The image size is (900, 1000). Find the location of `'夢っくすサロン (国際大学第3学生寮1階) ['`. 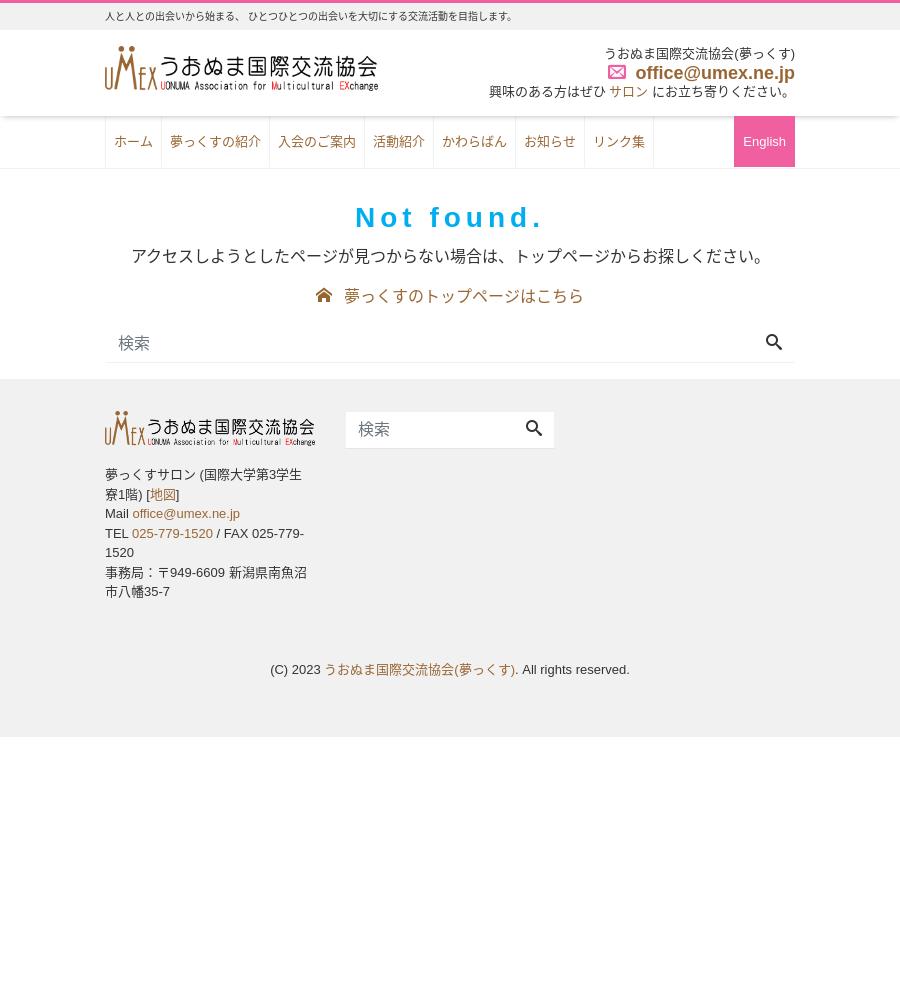

'夢っくすサロン (国際大学第3学生寮1階) [' is located at coordinates (104, 483).